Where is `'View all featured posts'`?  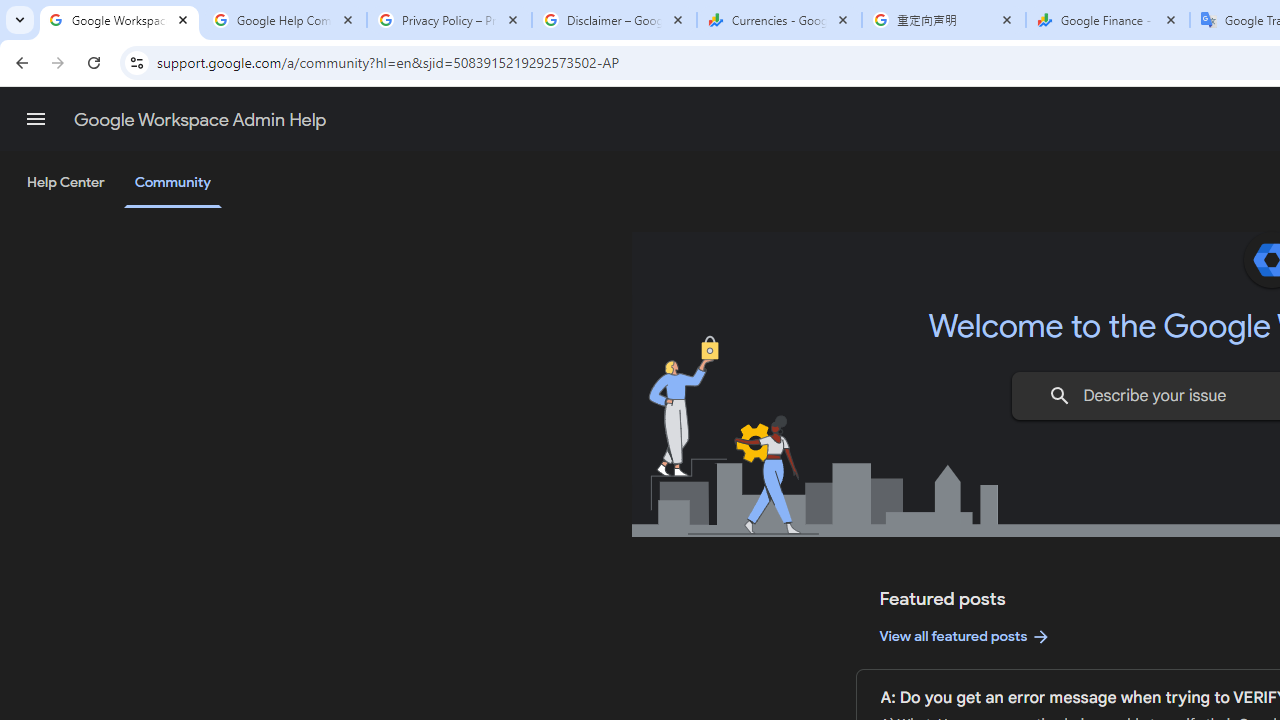
'View all featured posts' is located at coordinates (965, 636).